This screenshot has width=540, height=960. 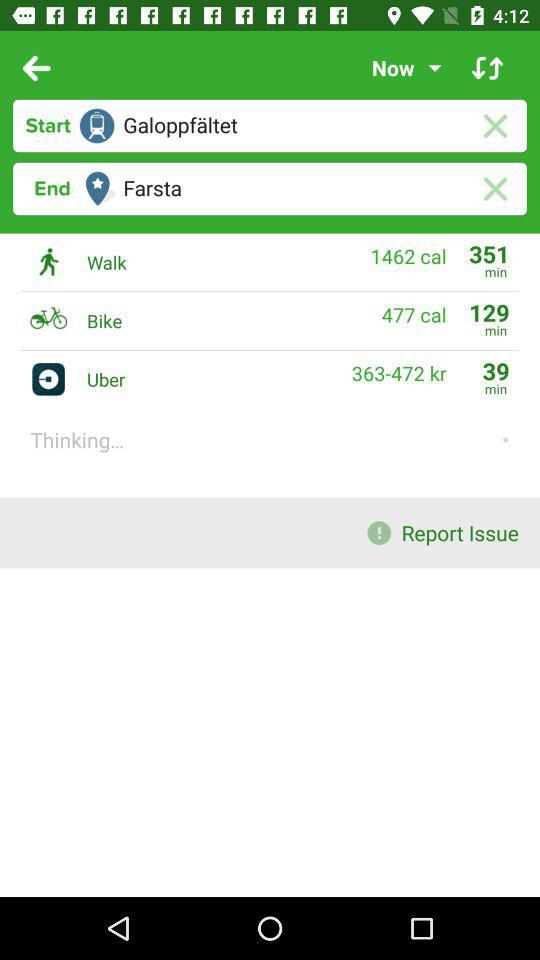 What do you see at coordinates (486, 68) in the screenshot?
I see `the information` at bounding box center [486, 68].